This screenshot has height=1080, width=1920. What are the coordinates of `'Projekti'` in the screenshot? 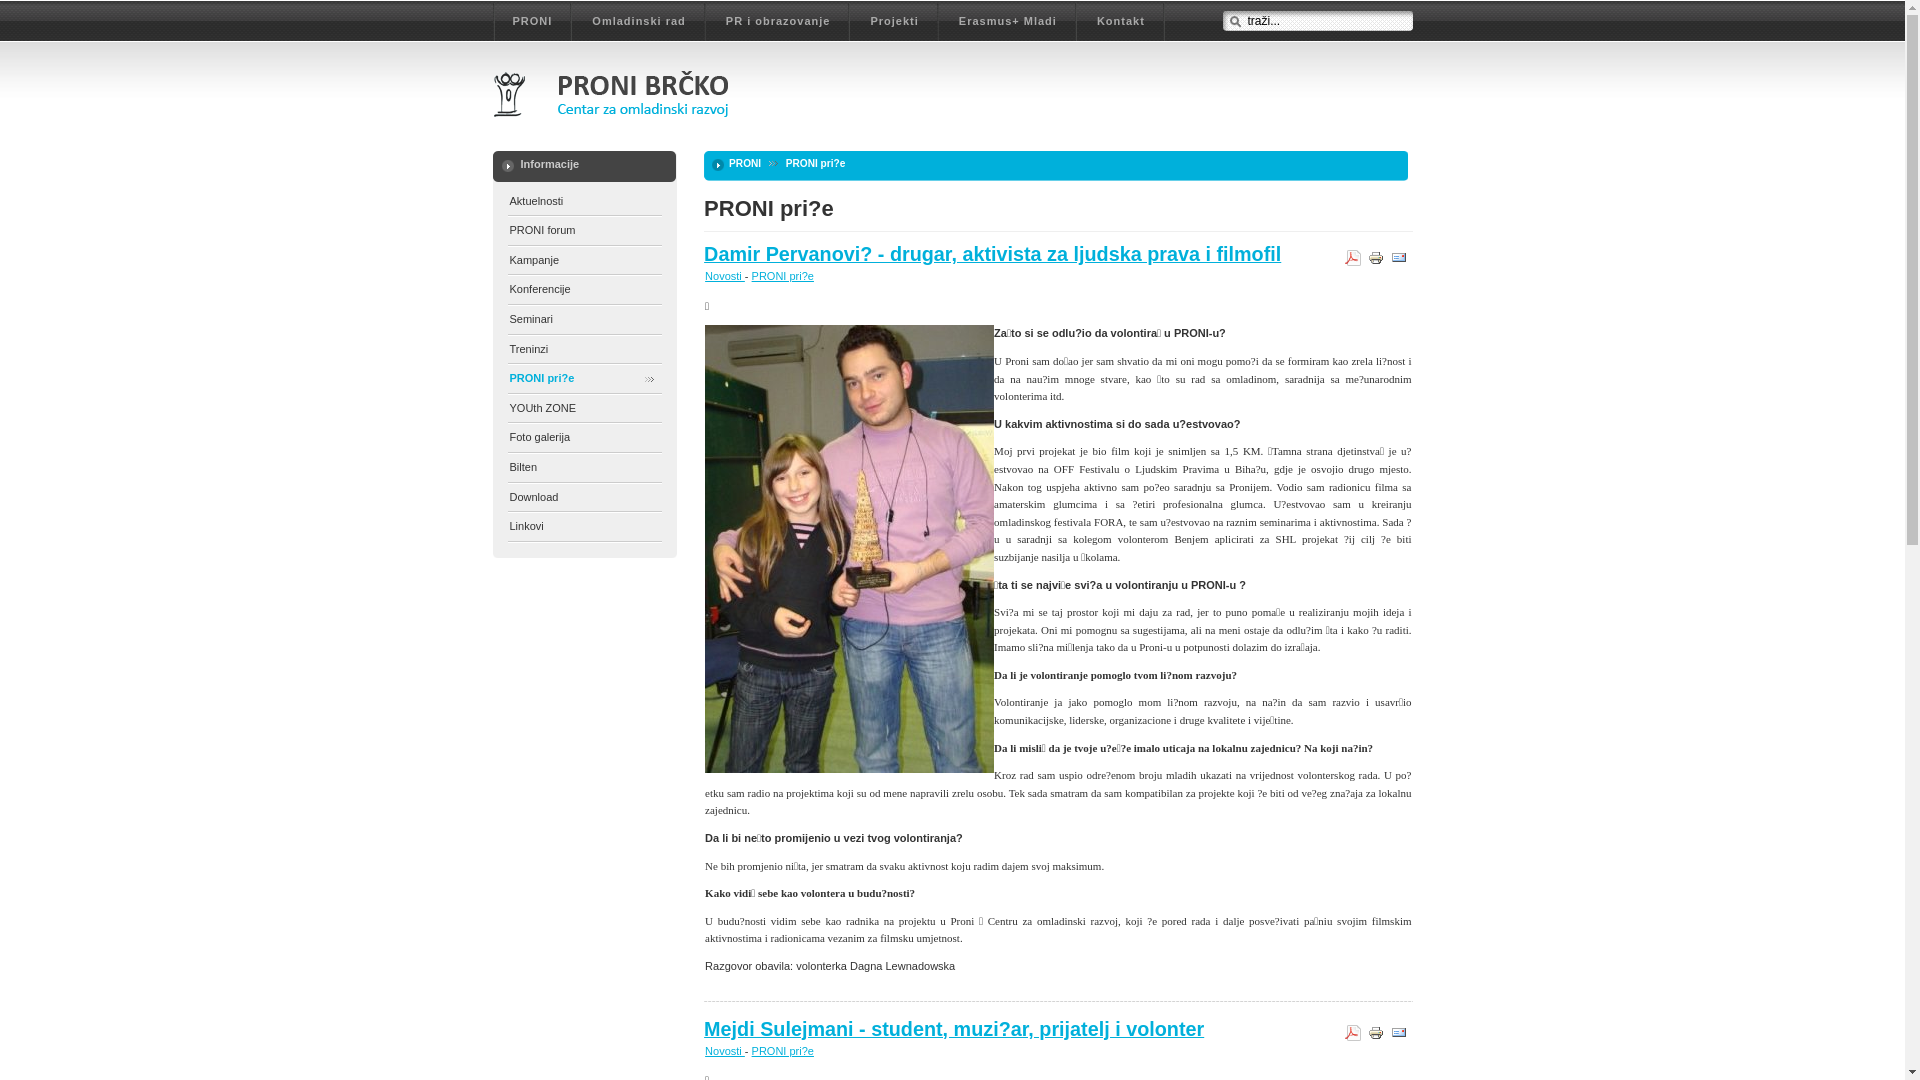 It's located at (892, 23).